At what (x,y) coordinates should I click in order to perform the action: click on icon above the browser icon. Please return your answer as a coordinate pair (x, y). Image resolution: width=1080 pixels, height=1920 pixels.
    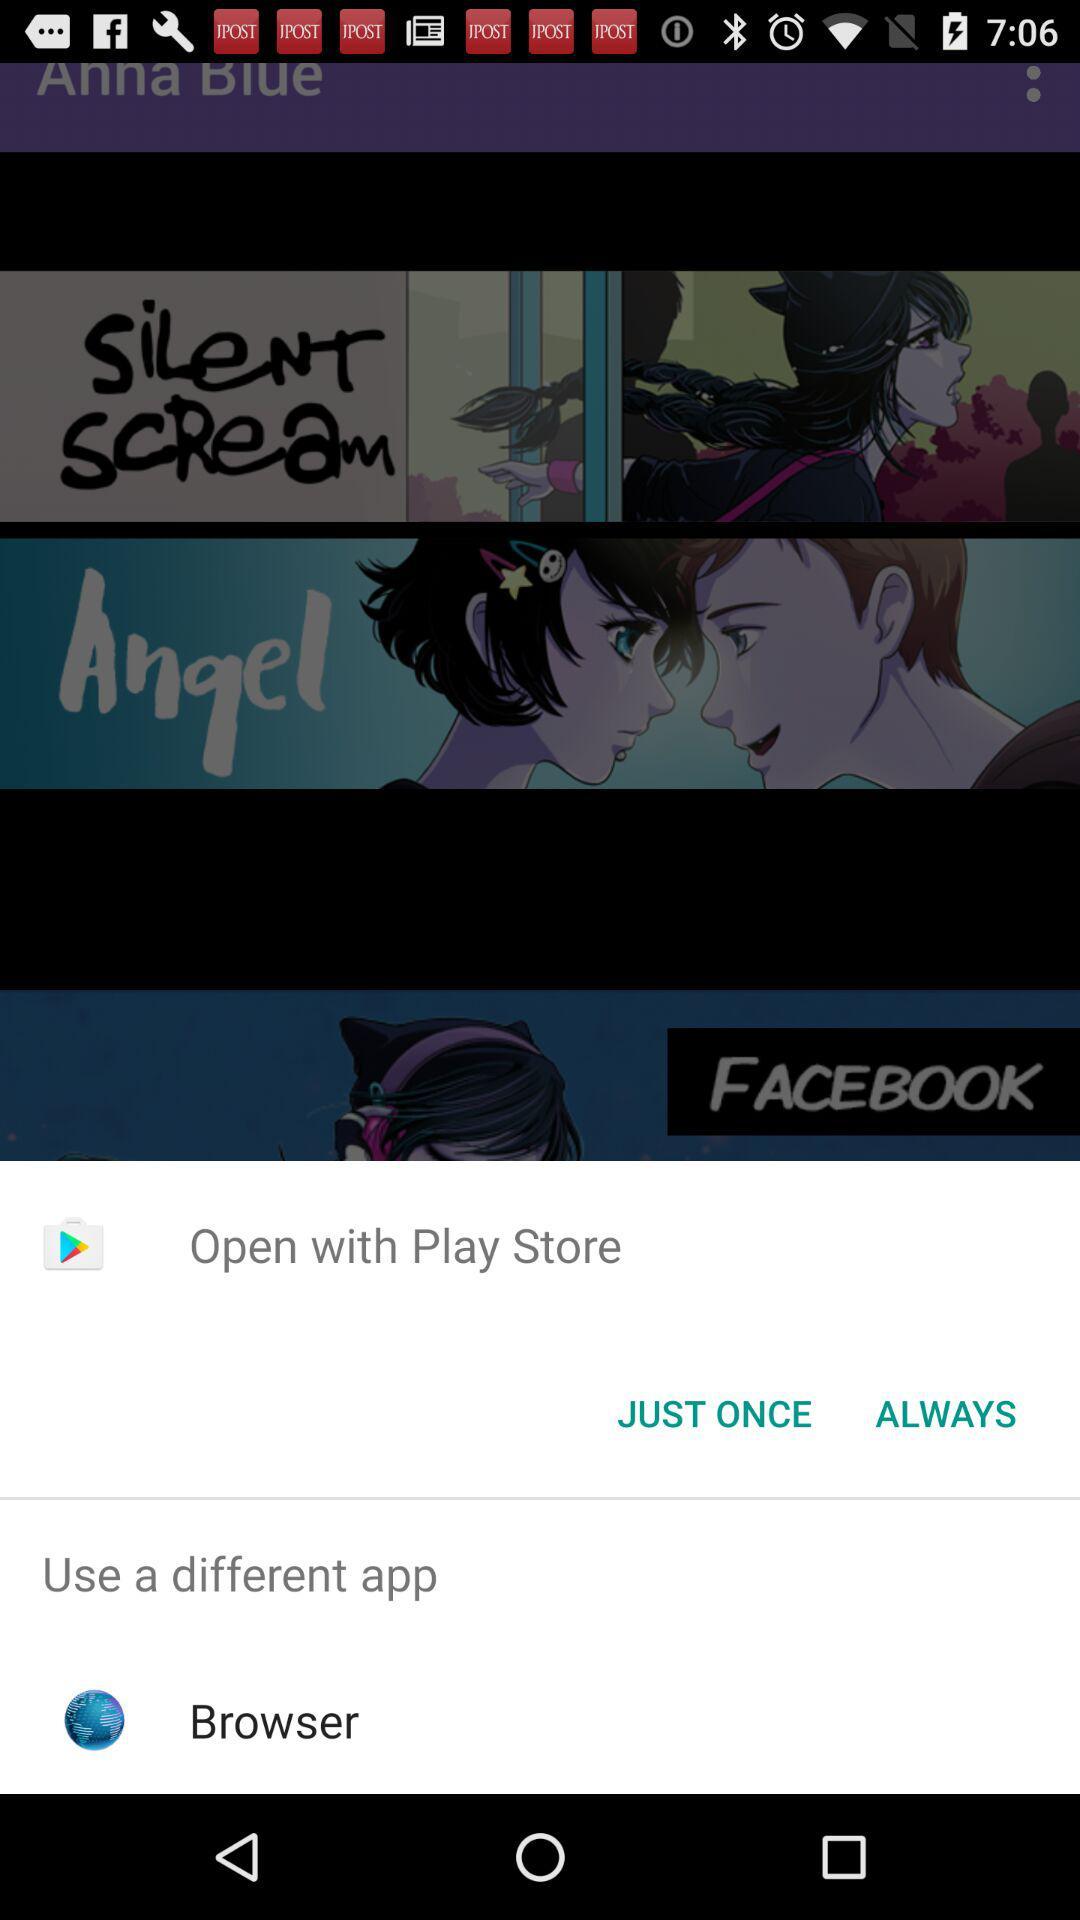
    Looking at the image, I should click on (540, 1572).